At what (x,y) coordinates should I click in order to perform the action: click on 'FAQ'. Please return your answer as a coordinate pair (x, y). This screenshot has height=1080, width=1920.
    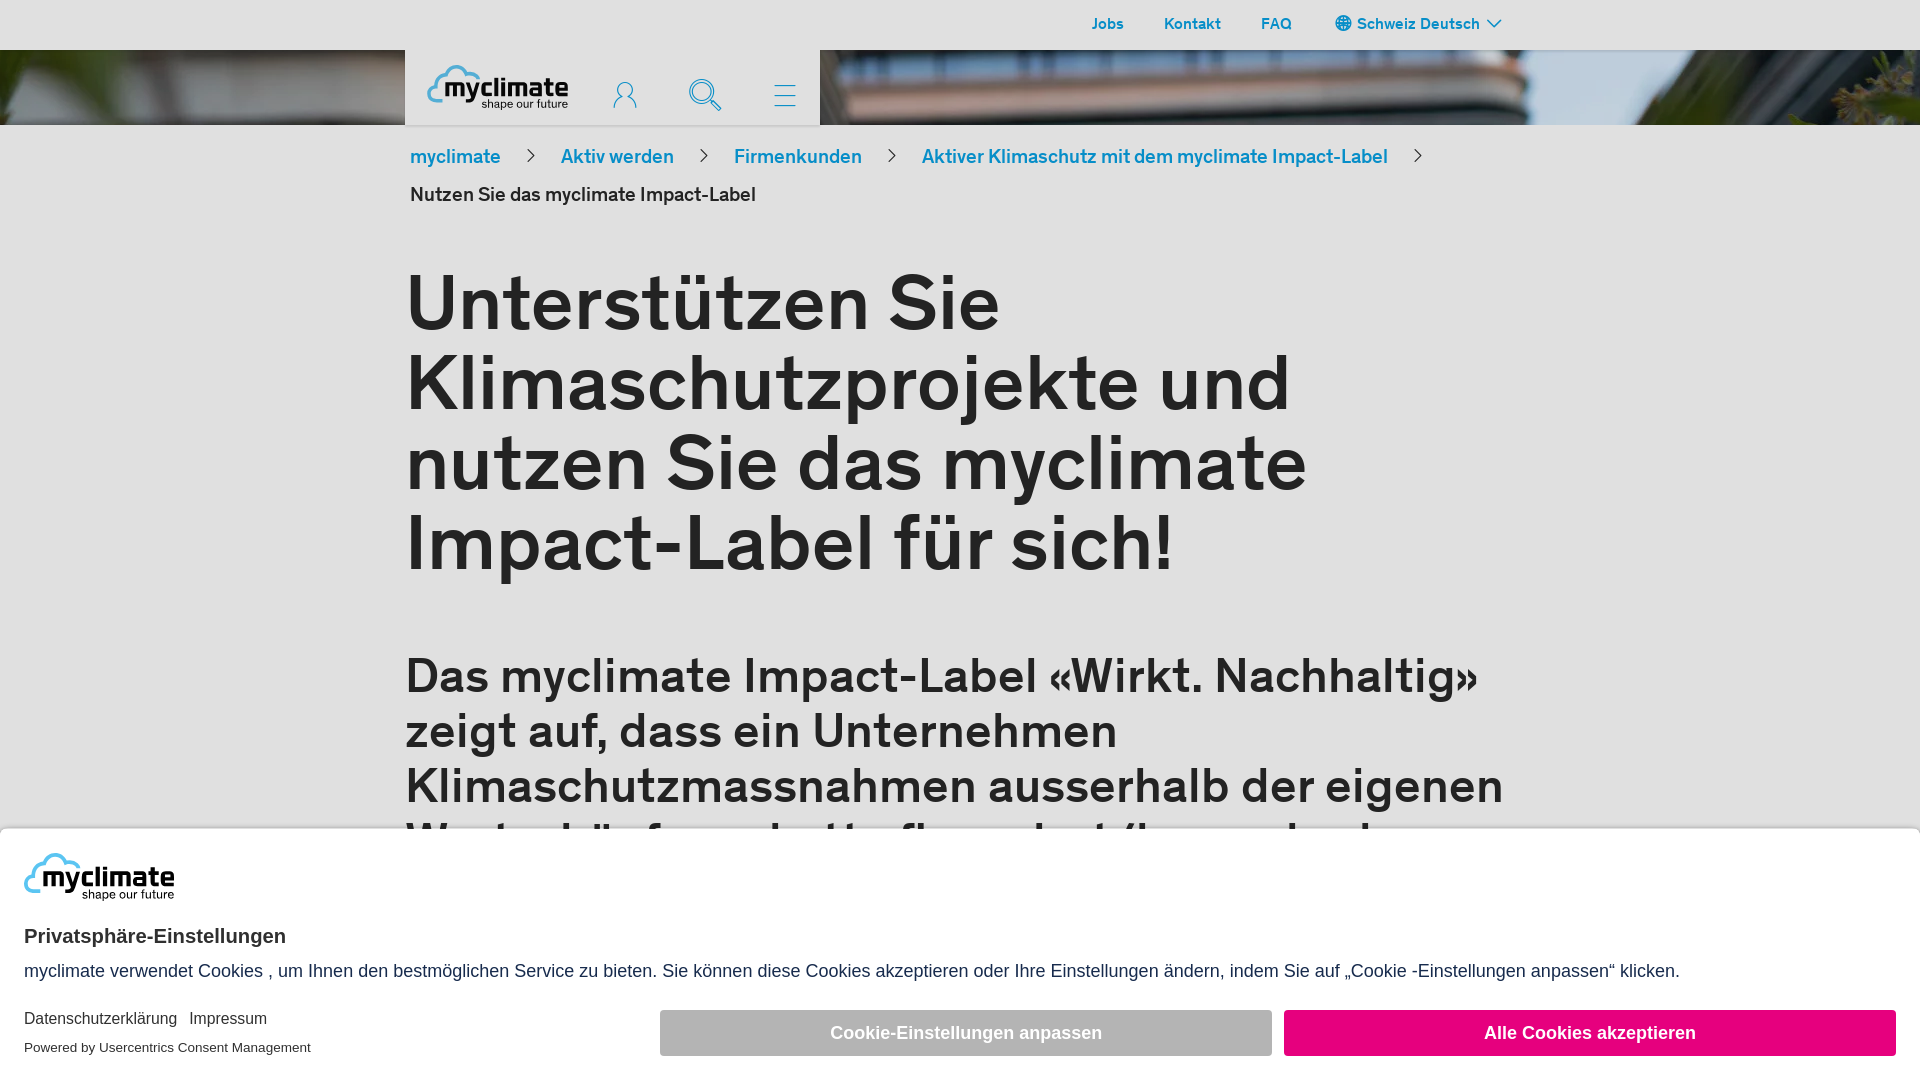
    Looking at the image, I should click on (1275, 24).